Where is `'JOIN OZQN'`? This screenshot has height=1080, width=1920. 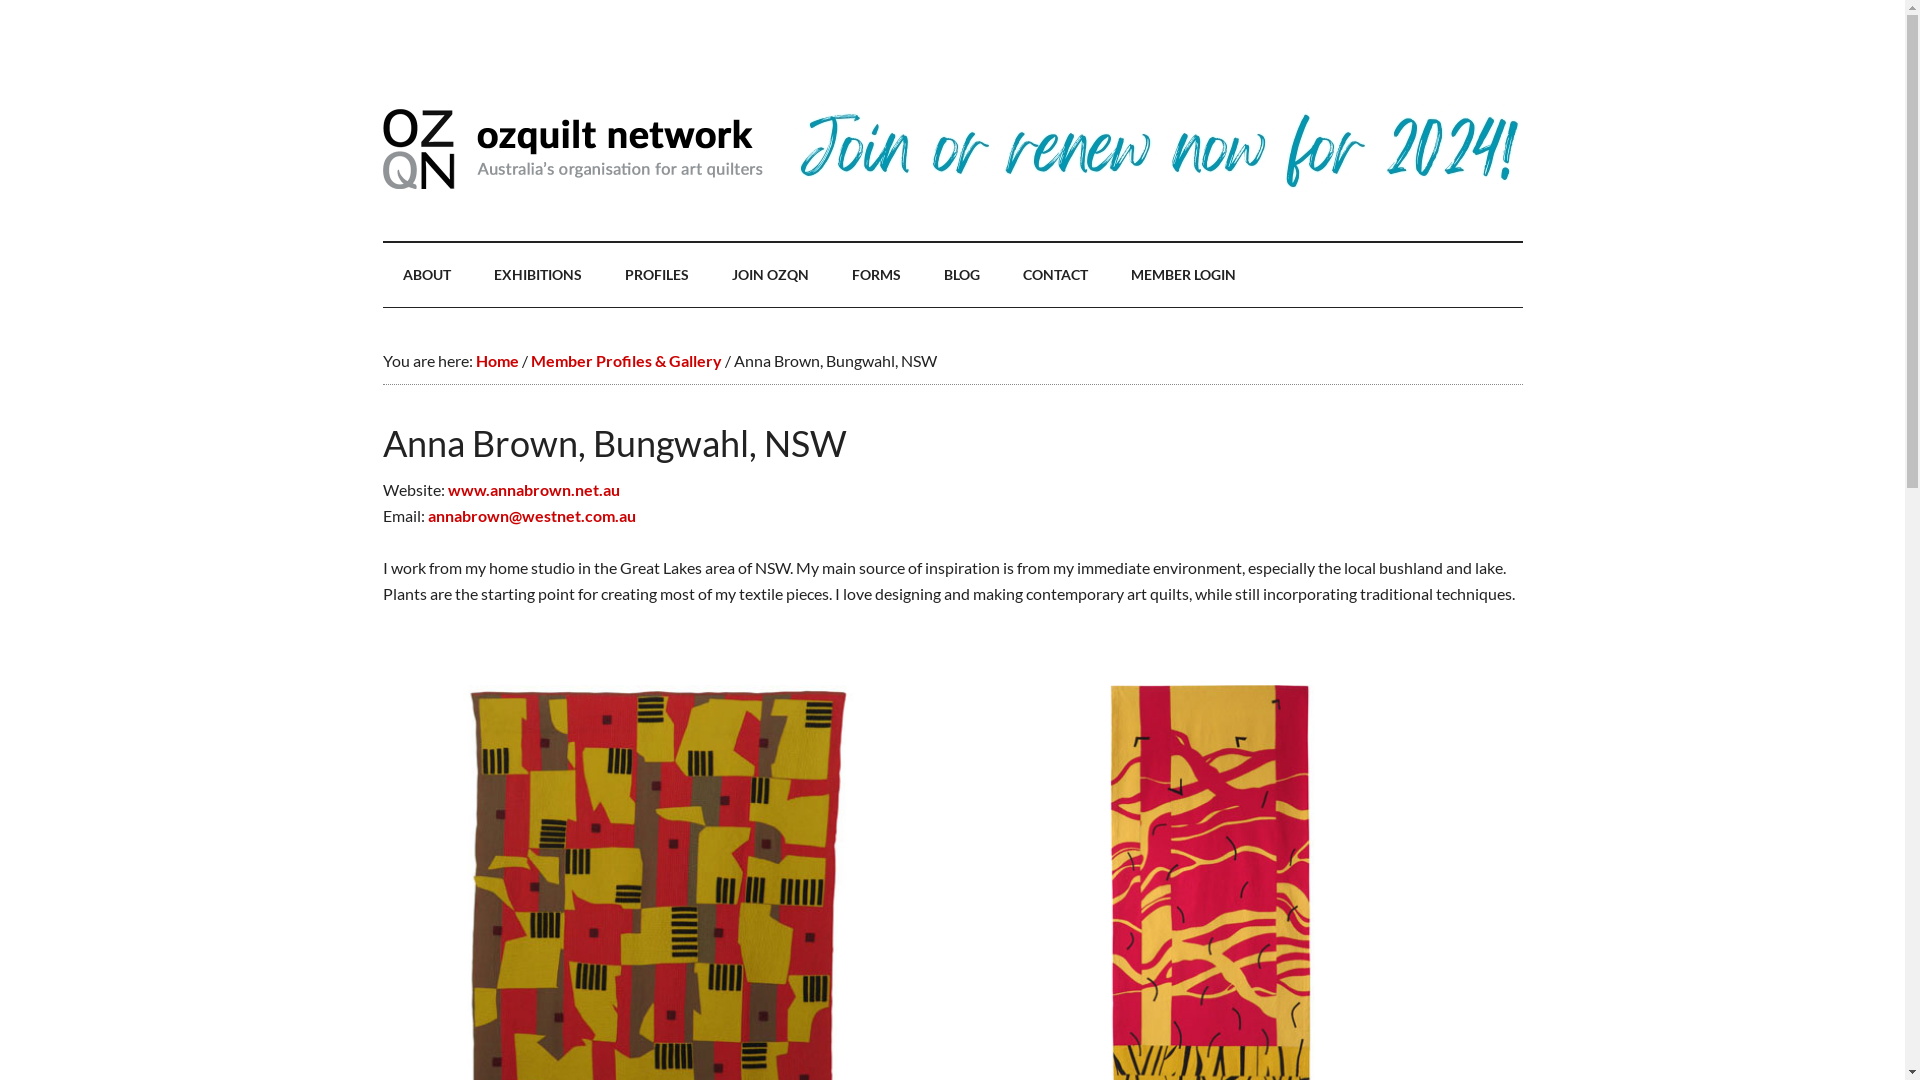
'JOIN OZQN' is located at coordinates (769, 274).